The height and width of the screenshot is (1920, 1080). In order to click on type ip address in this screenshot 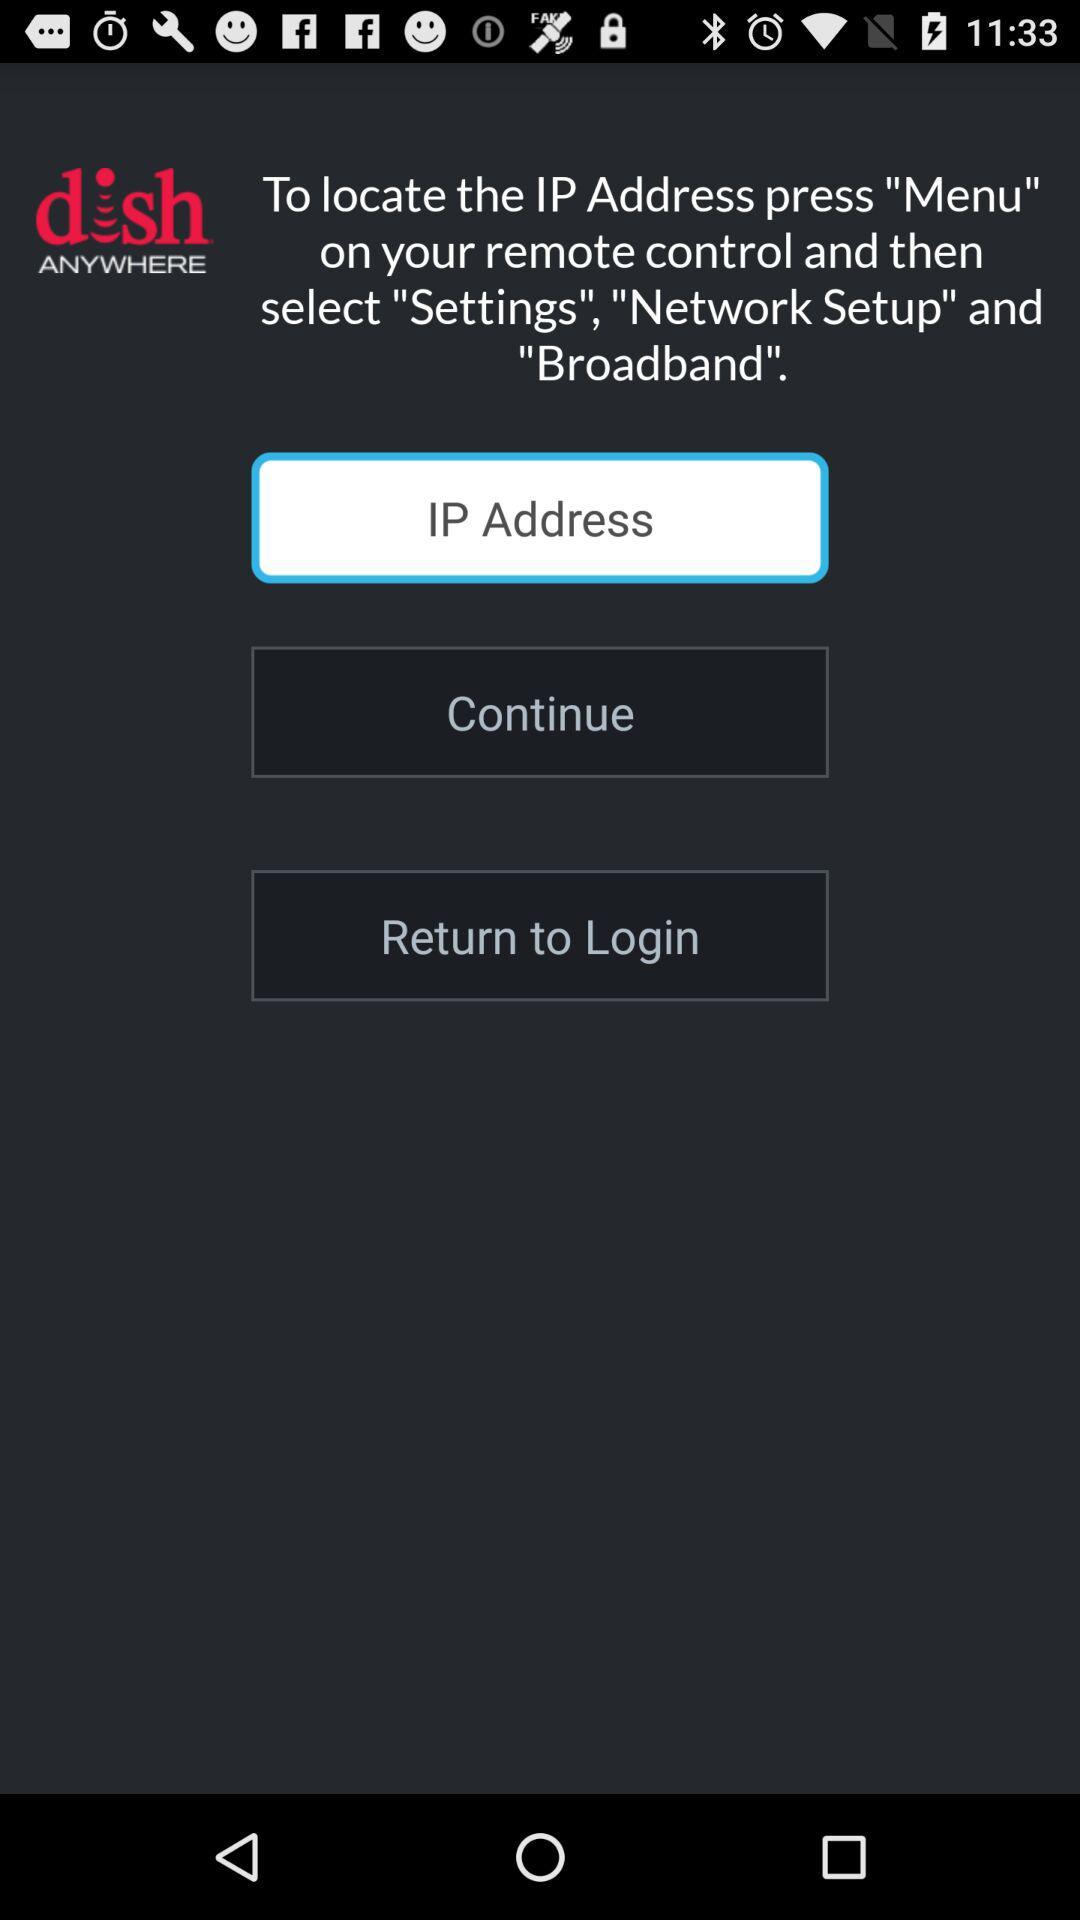, I will do `click(540, 517)`.